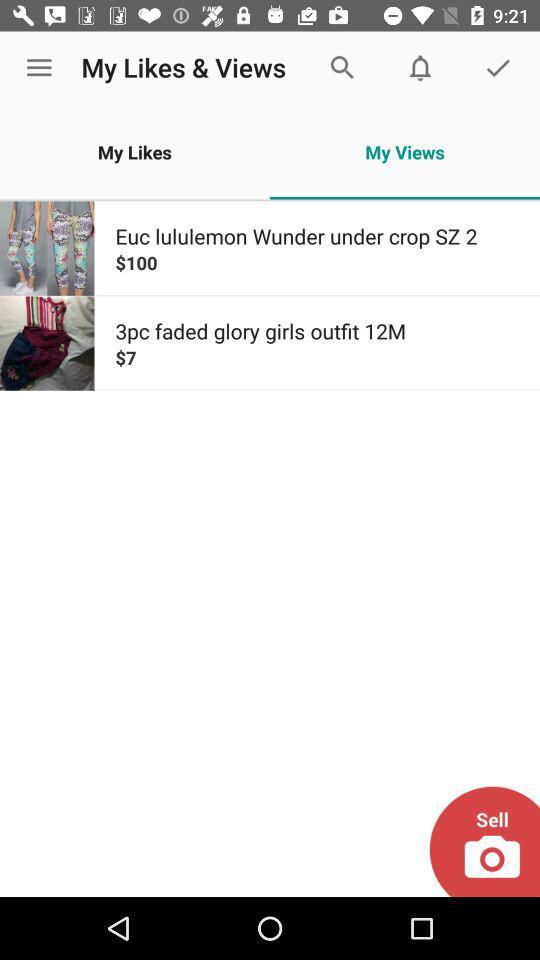 The height and width of the screenshot is (960, 540). What do you see at coordinates (483, 840) in the screenshot?
I see `the icon below $7 item` at bounding box center [483, 840].